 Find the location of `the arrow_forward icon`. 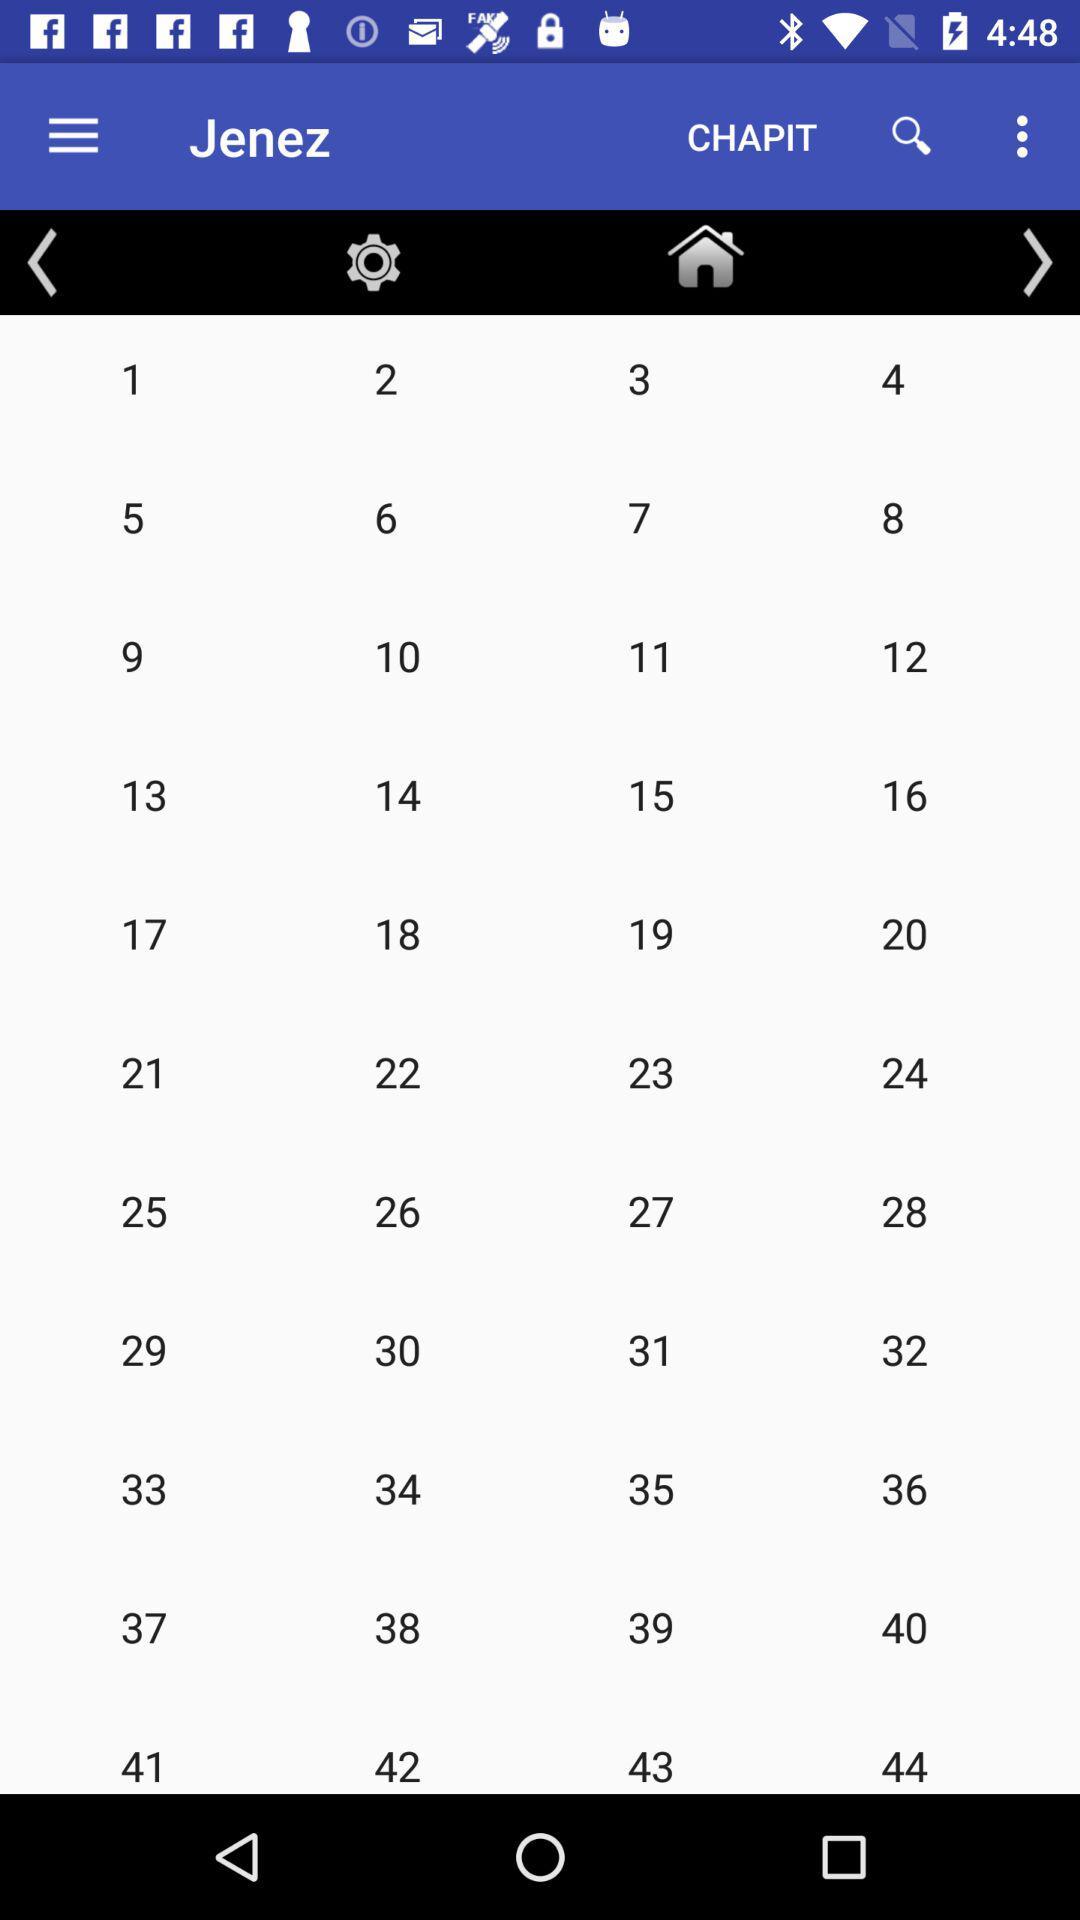

the arrow_forward icon is located at coordinates (1036, 261).